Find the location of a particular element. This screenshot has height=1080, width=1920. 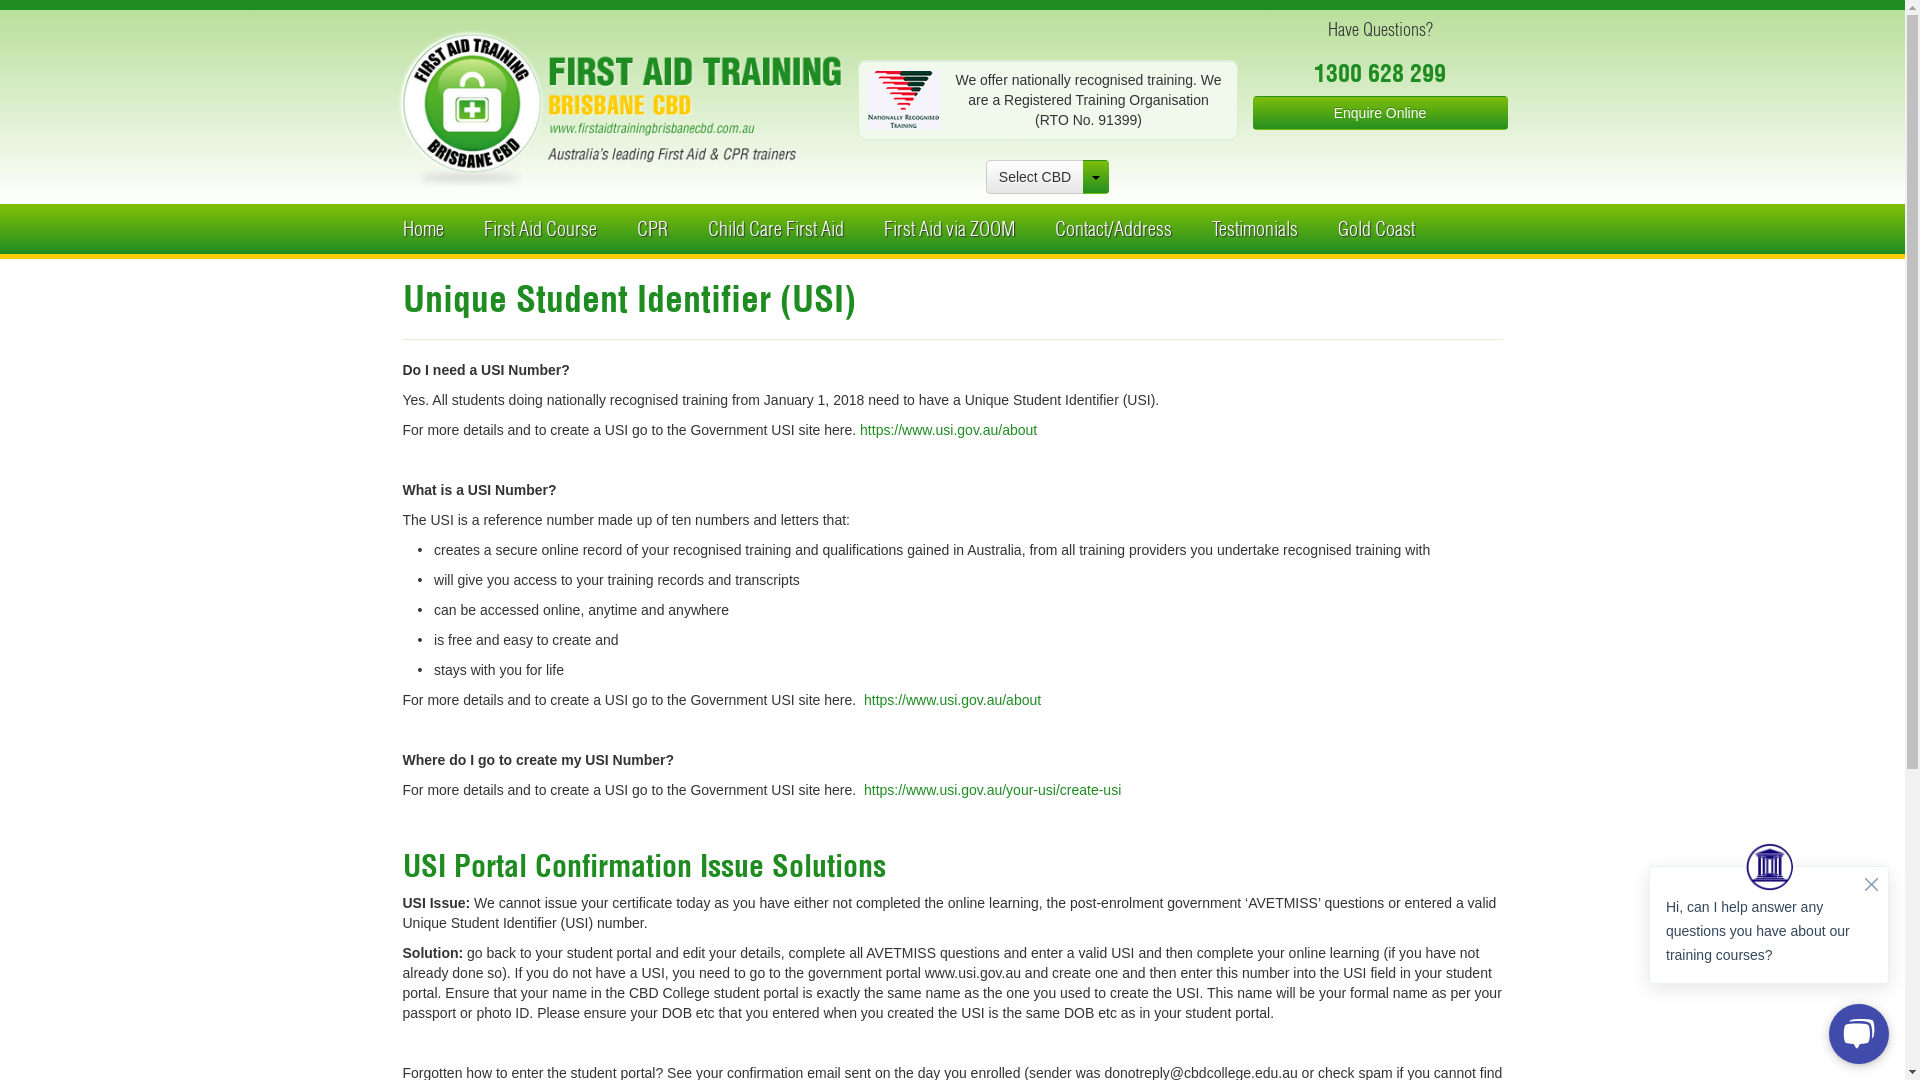

'First Aid via ZOOM' is located at coordinates (948, 227).